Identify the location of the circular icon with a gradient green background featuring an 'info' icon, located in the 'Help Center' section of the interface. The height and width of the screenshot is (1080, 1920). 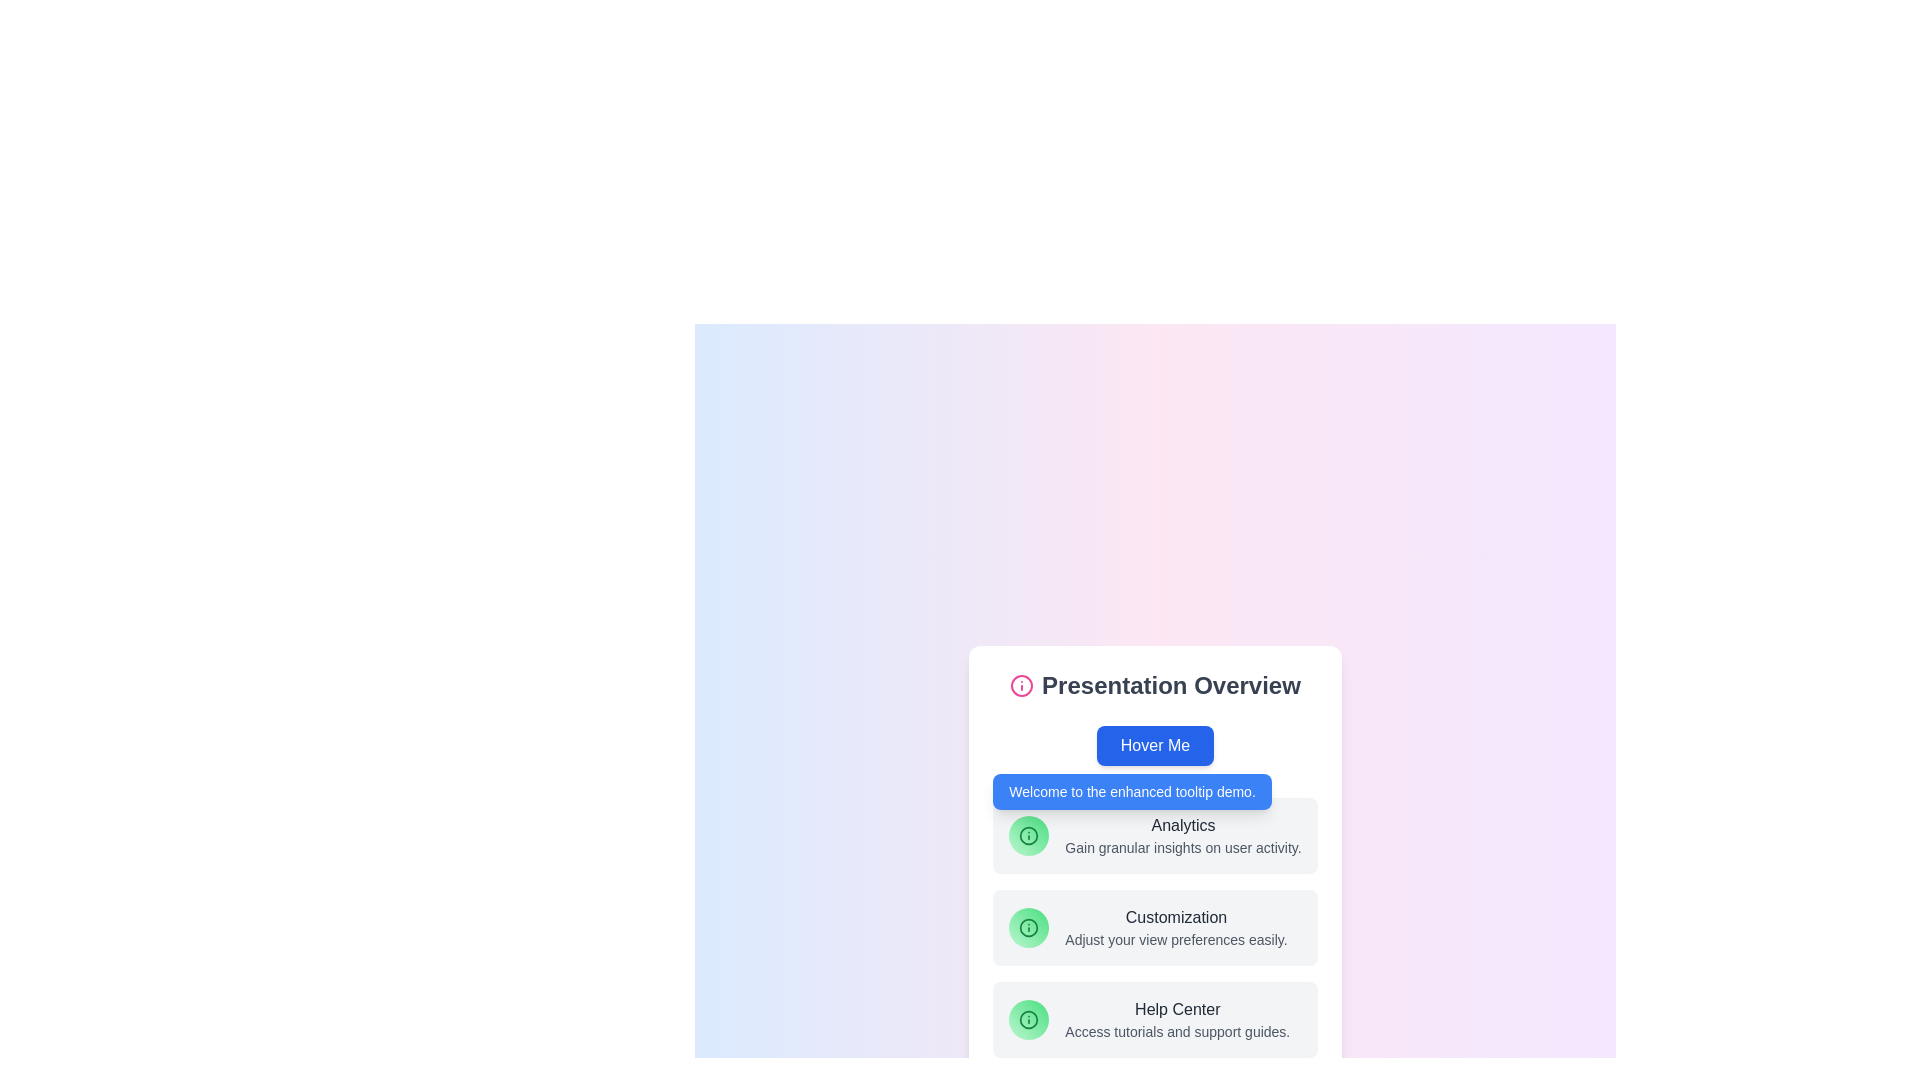
(1029, 1019).